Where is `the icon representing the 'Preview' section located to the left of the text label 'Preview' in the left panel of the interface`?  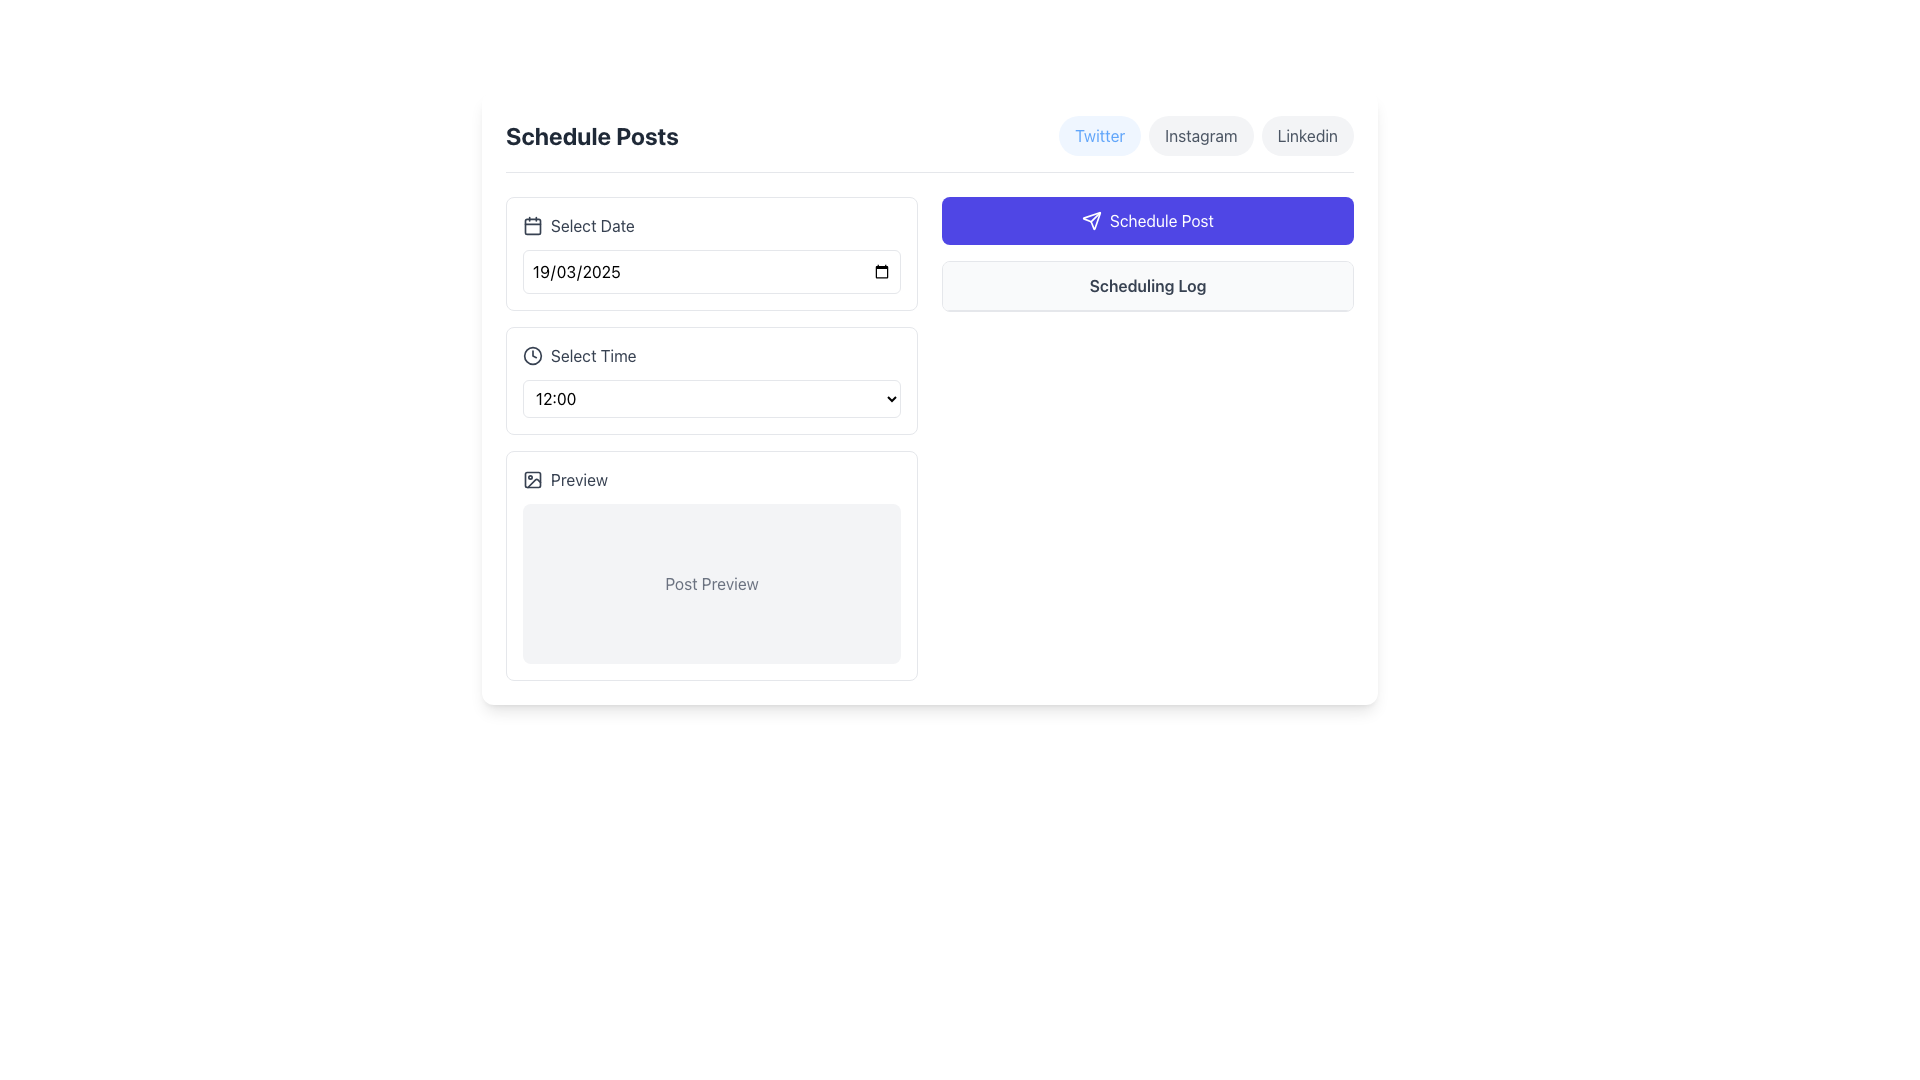
the icon representing the 'Preview' section located to the left of the text label 'Preview' in the left panel of the interface is located at coordinates (532, 479).